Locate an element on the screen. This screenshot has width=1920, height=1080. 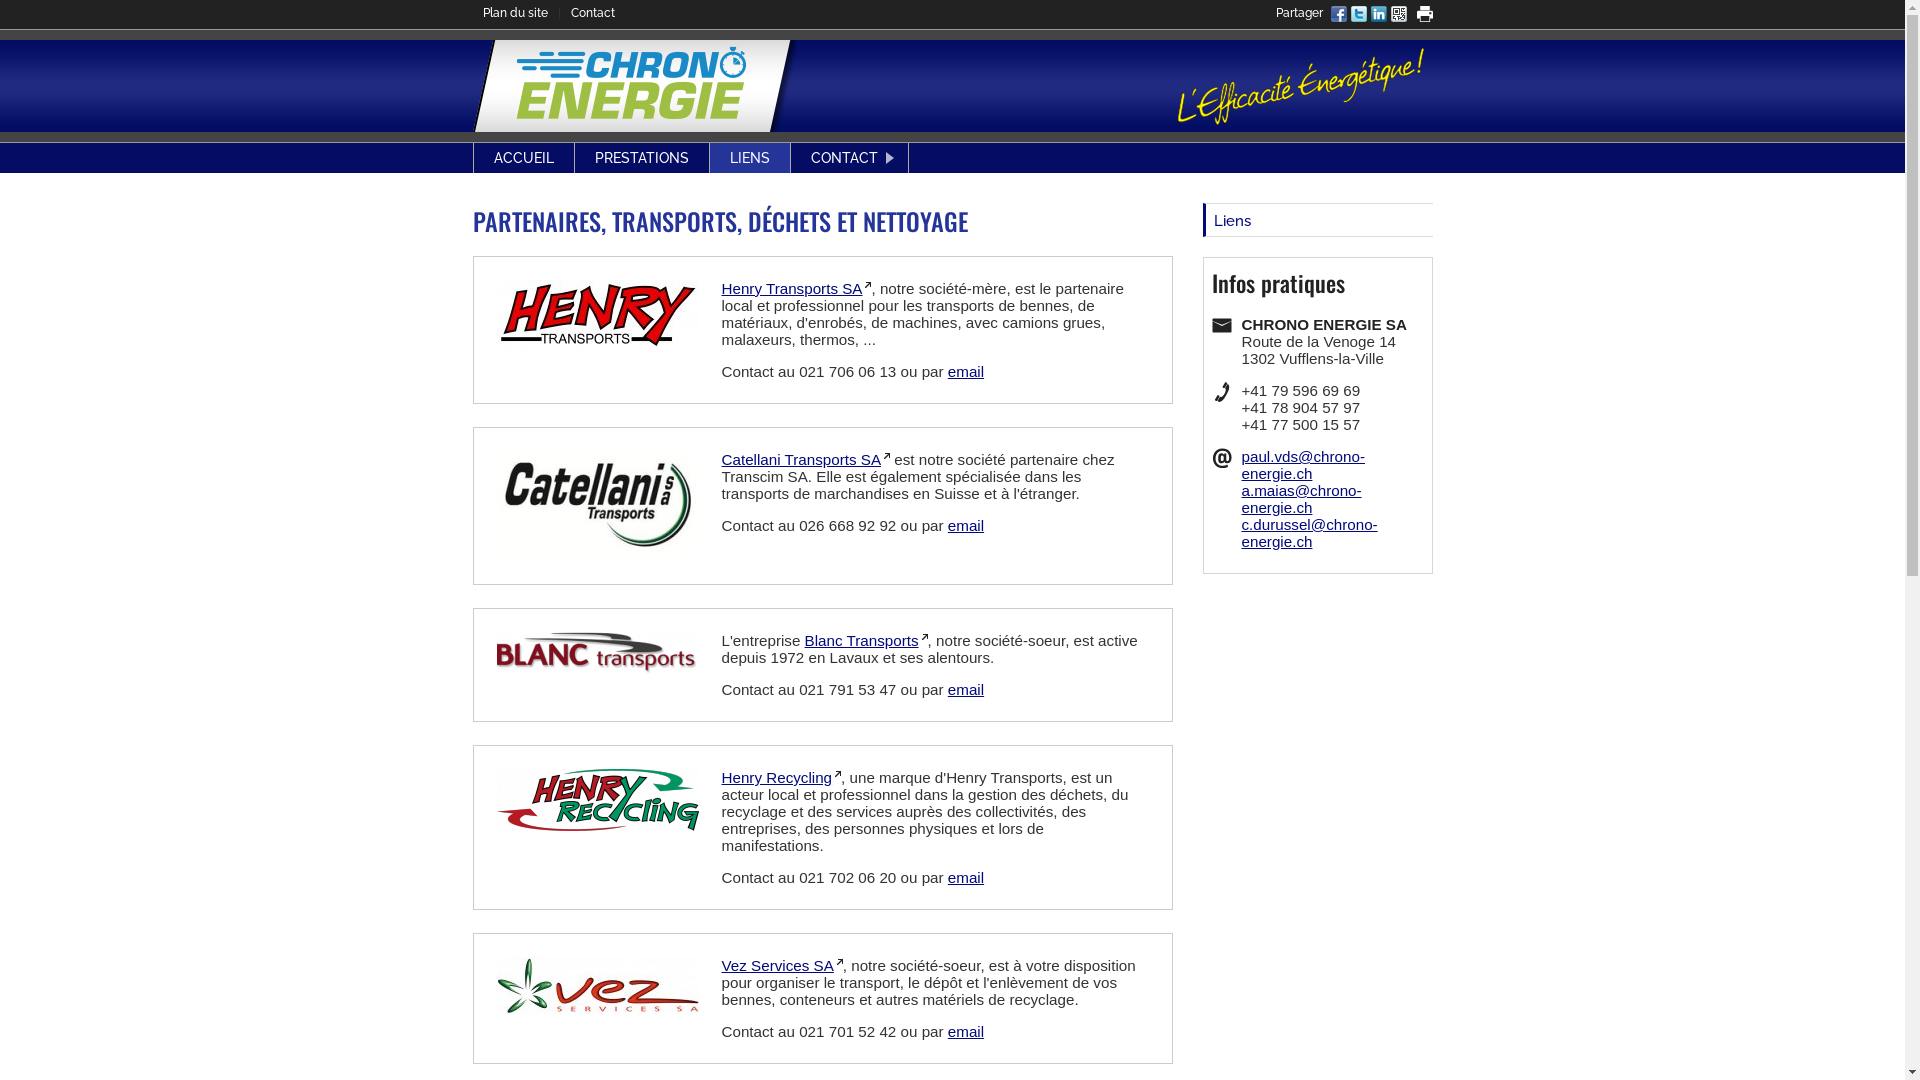
'c.durussel@chrono-energie.ch' is located at coordinates (1310, 531).